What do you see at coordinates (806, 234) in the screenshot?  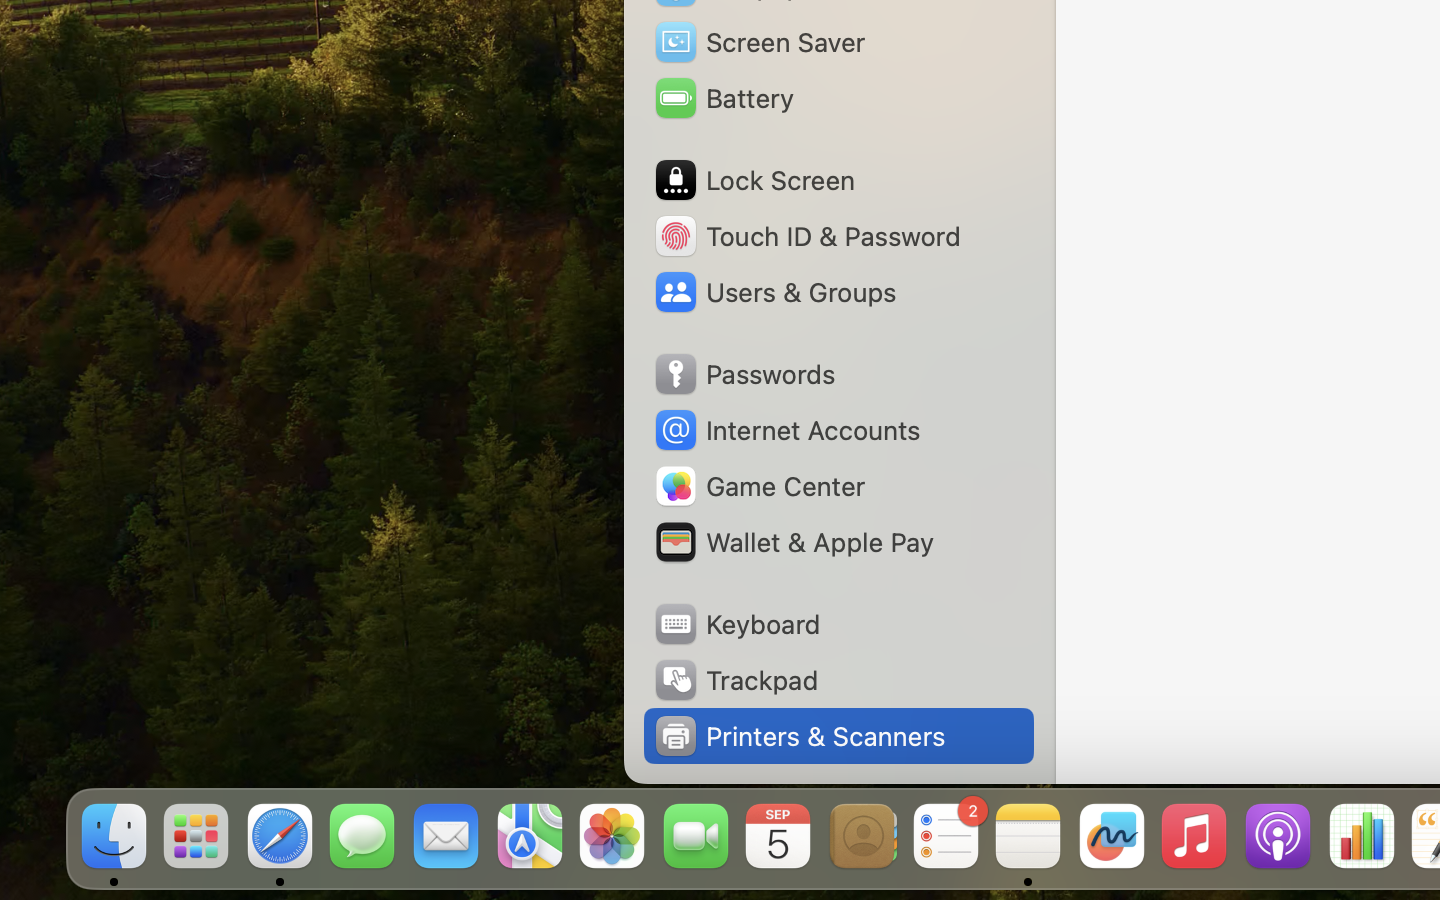 I see `'Touch ID & Password'` at bounding box center [806, 234].